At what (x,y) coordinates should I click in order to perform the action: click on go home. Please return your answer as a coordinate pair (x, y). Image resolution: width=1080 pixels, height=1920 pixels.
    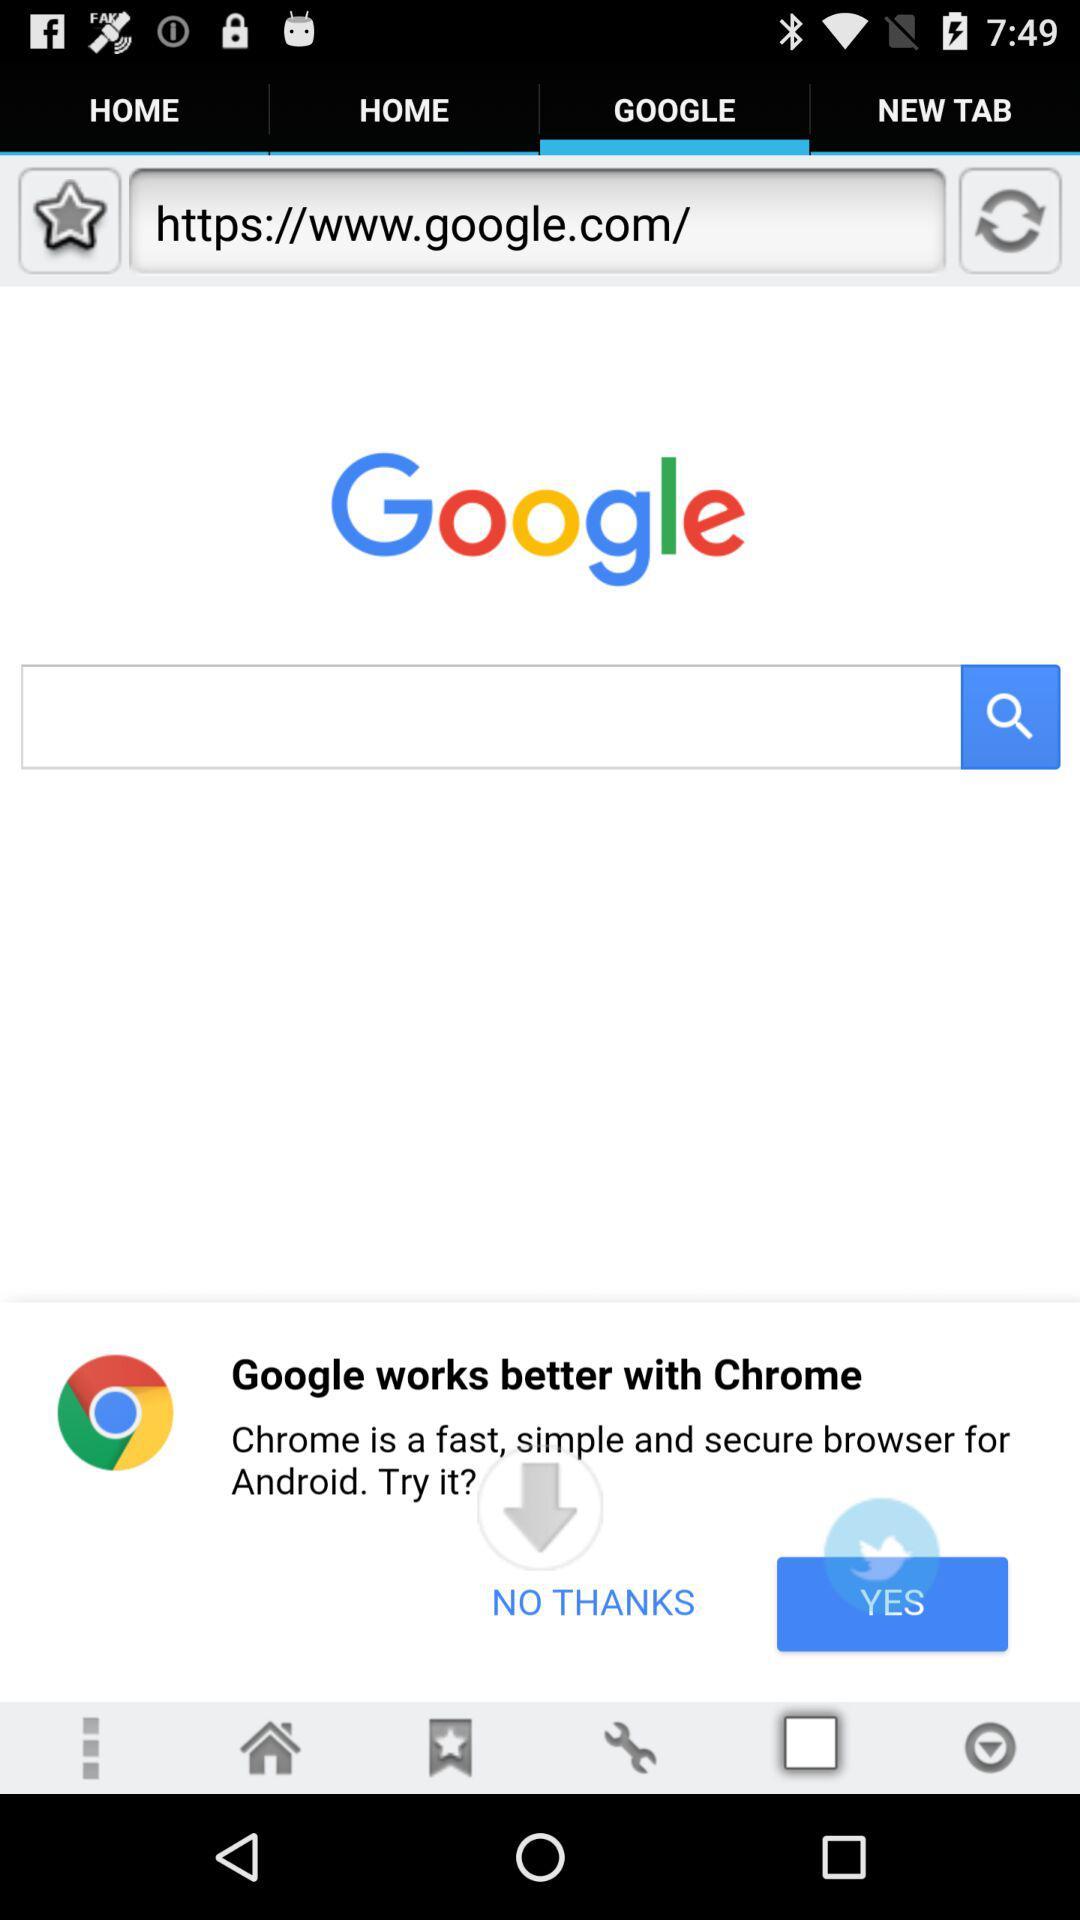
    Looking at the image, I should click on (270, 1746).